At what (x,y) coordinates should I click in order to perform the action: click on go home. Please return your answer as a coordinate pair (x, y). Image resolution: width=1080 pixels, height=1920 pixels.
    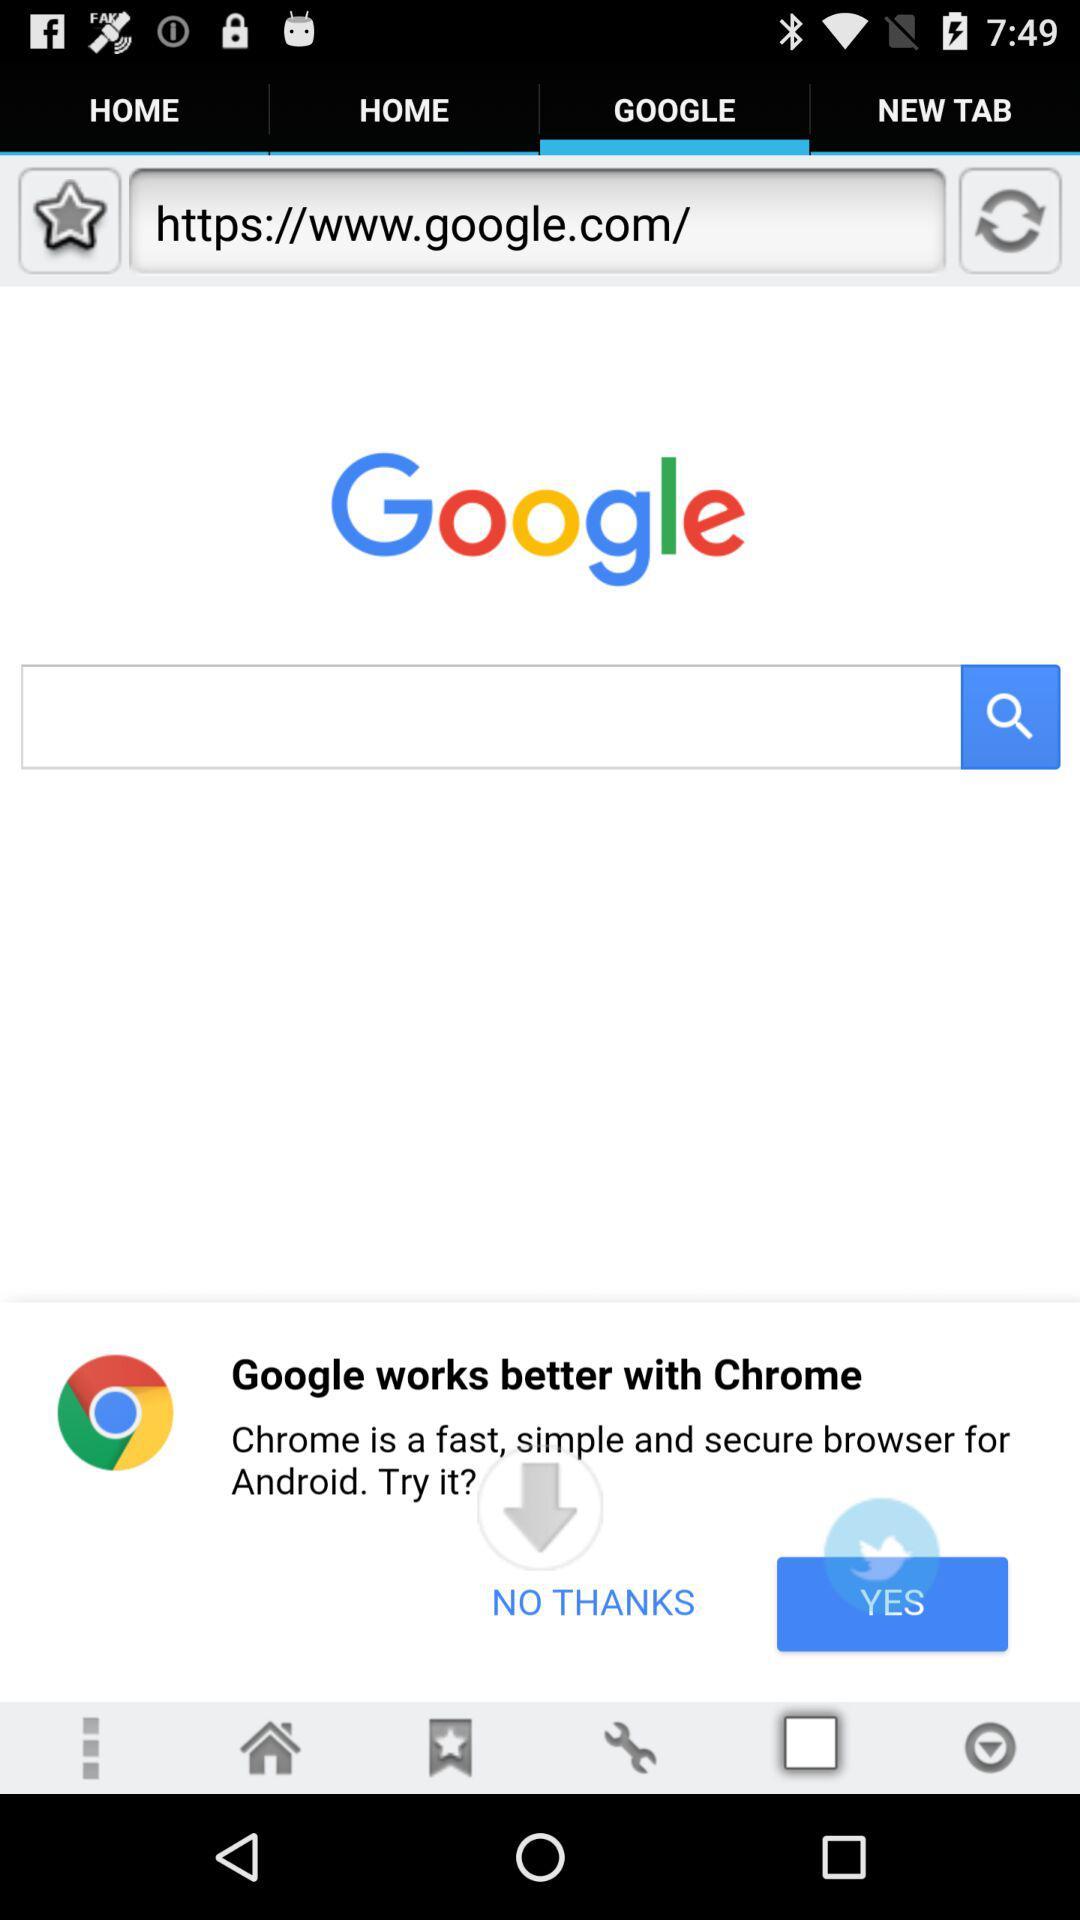
    Looking at the image, I should click on (270, 1746).